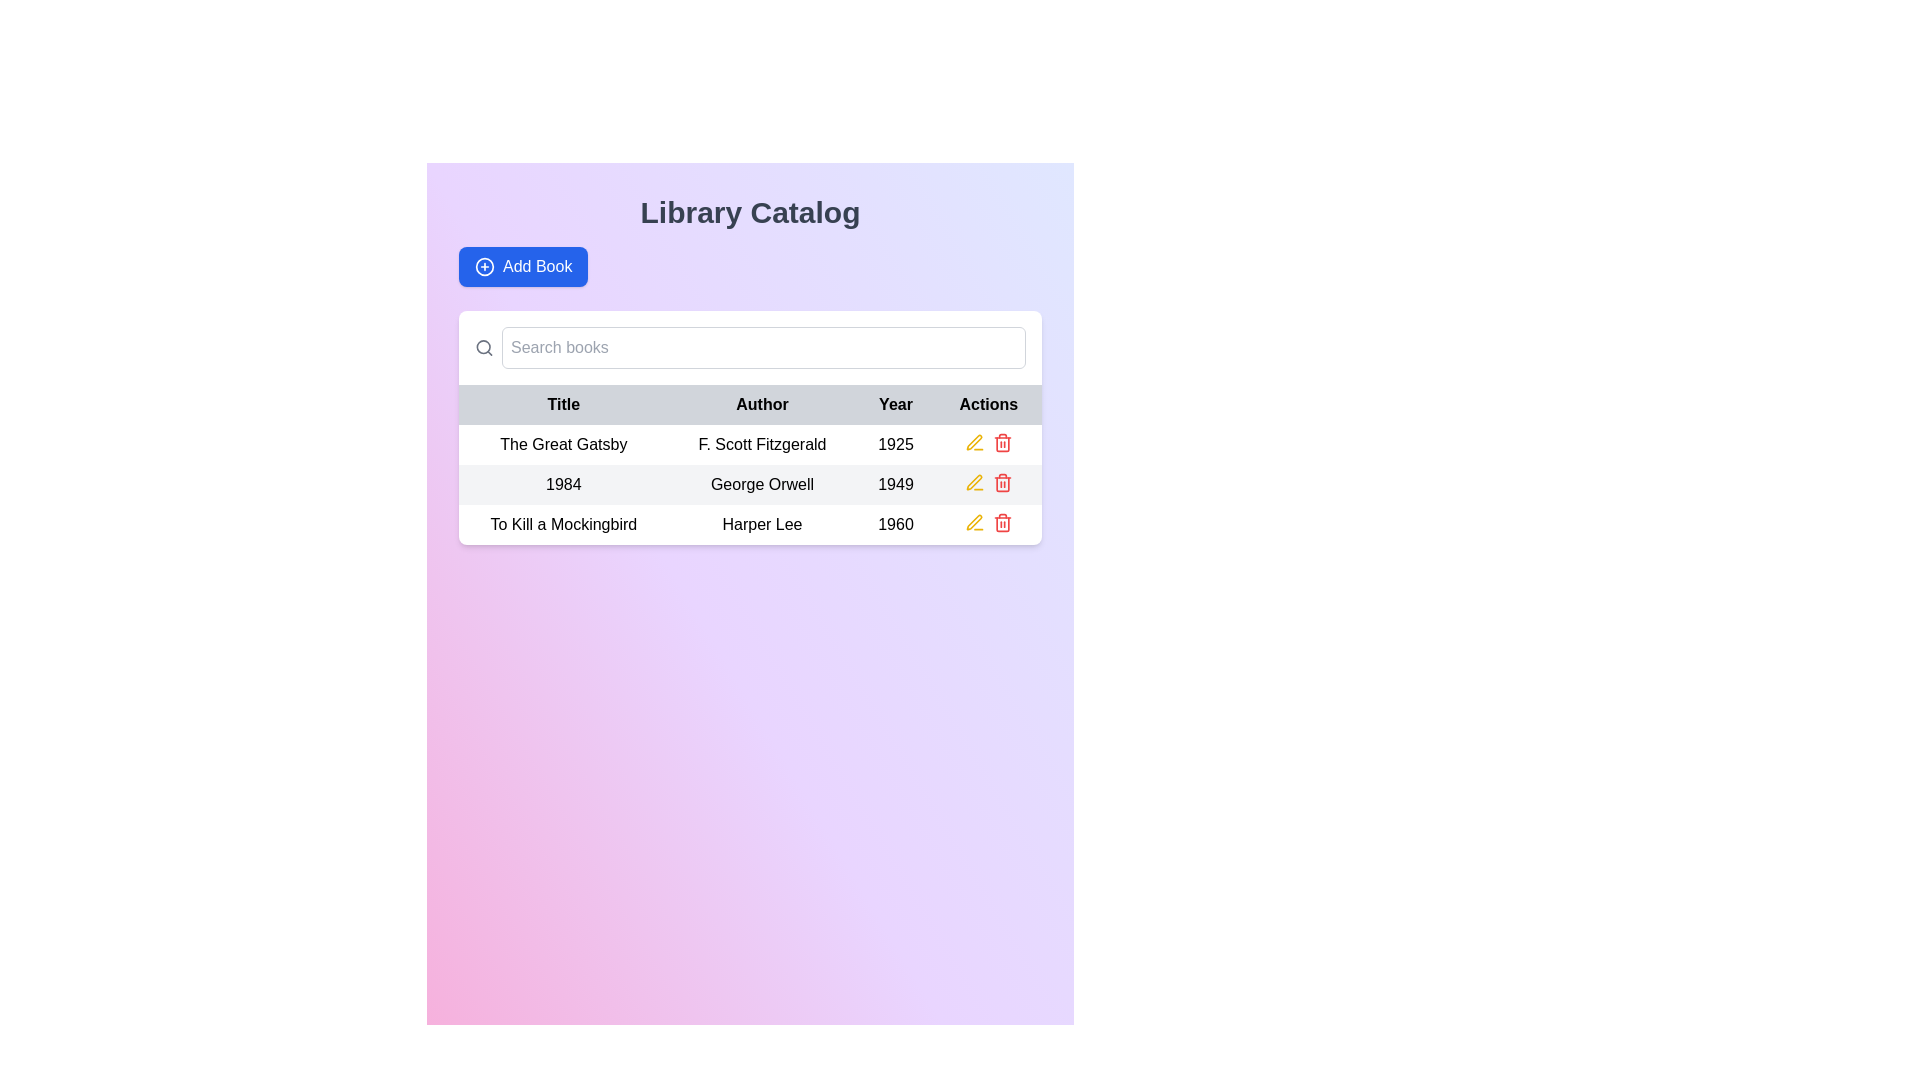  Describe the element at coordinates (988, 442) in the screenshot. I see `the edit button in the Horizontal button group for the entry 'The Great Gatsby' located in the 'Actions' column of the first row` at that location.